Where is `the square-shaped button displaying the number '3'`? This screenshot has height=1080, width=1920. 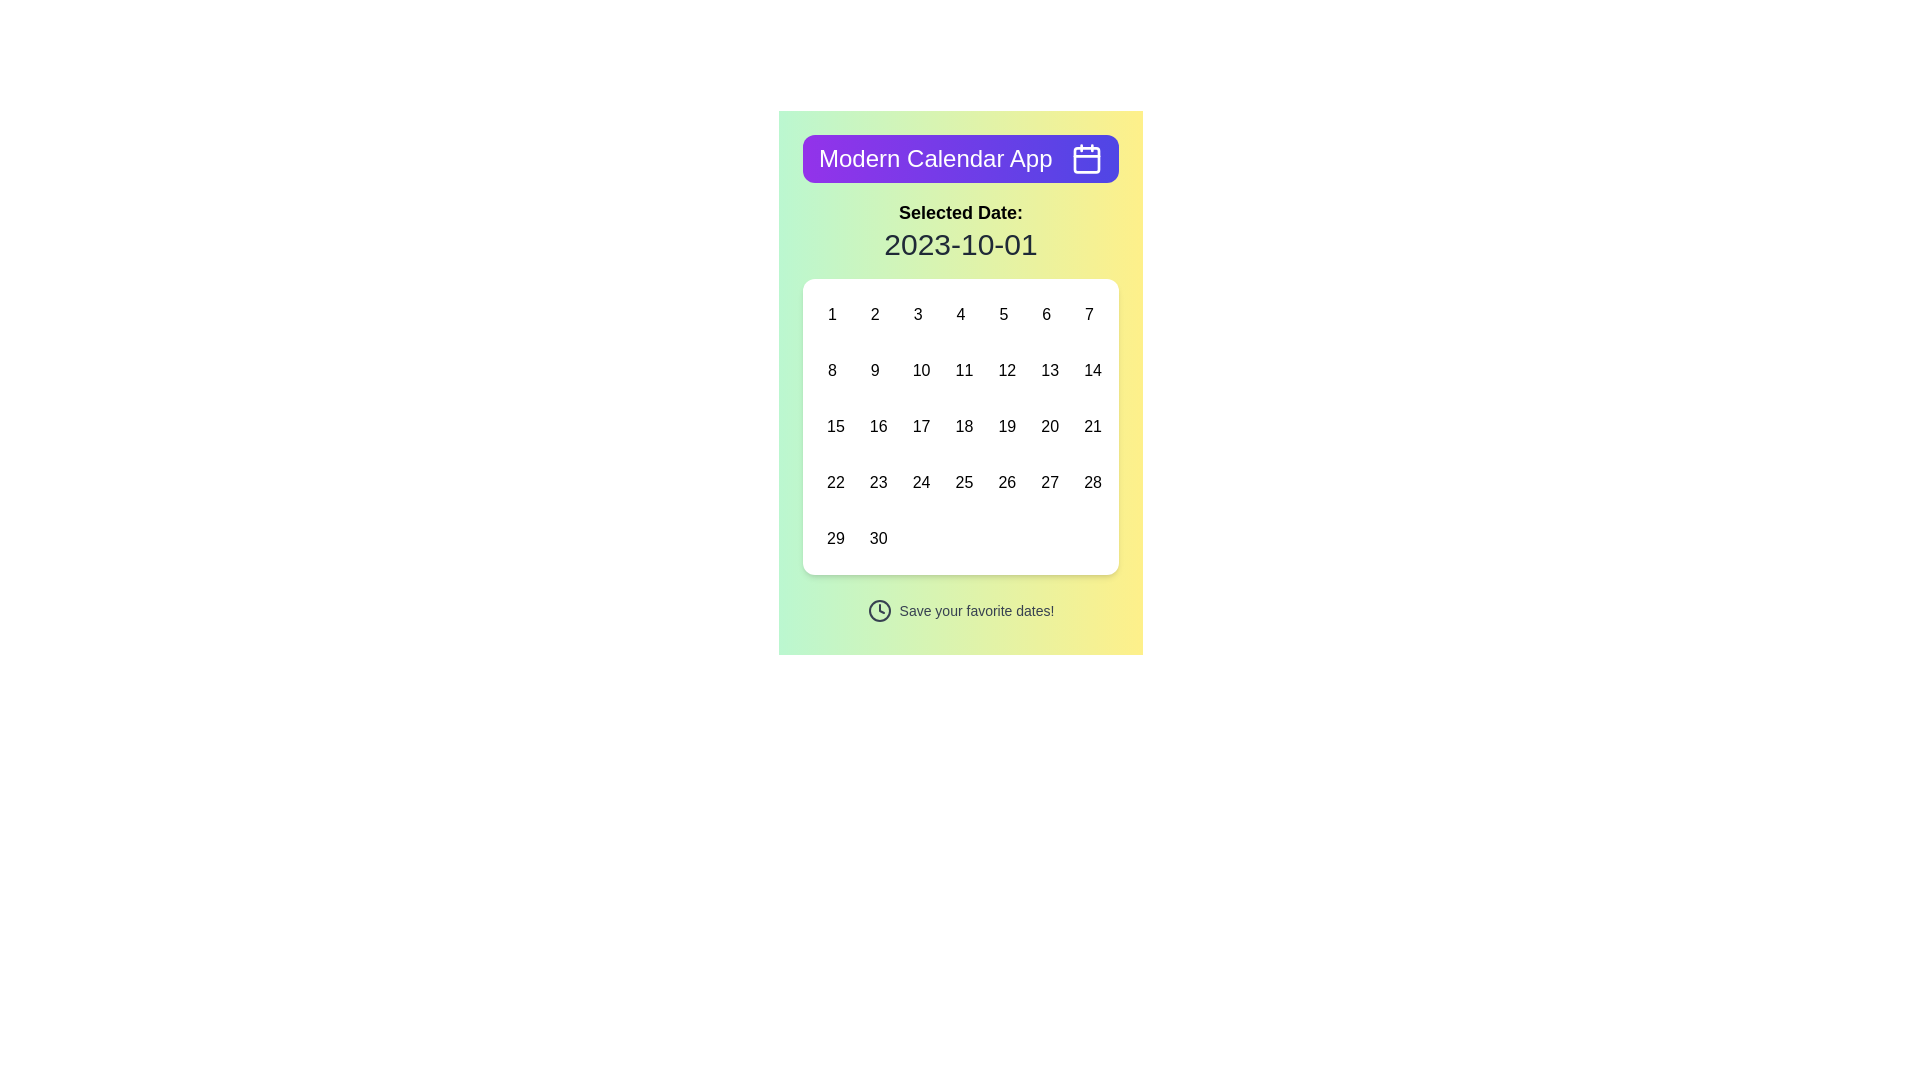 the square-shaped button displaying the number '3' is located at coordinates (916, 315).